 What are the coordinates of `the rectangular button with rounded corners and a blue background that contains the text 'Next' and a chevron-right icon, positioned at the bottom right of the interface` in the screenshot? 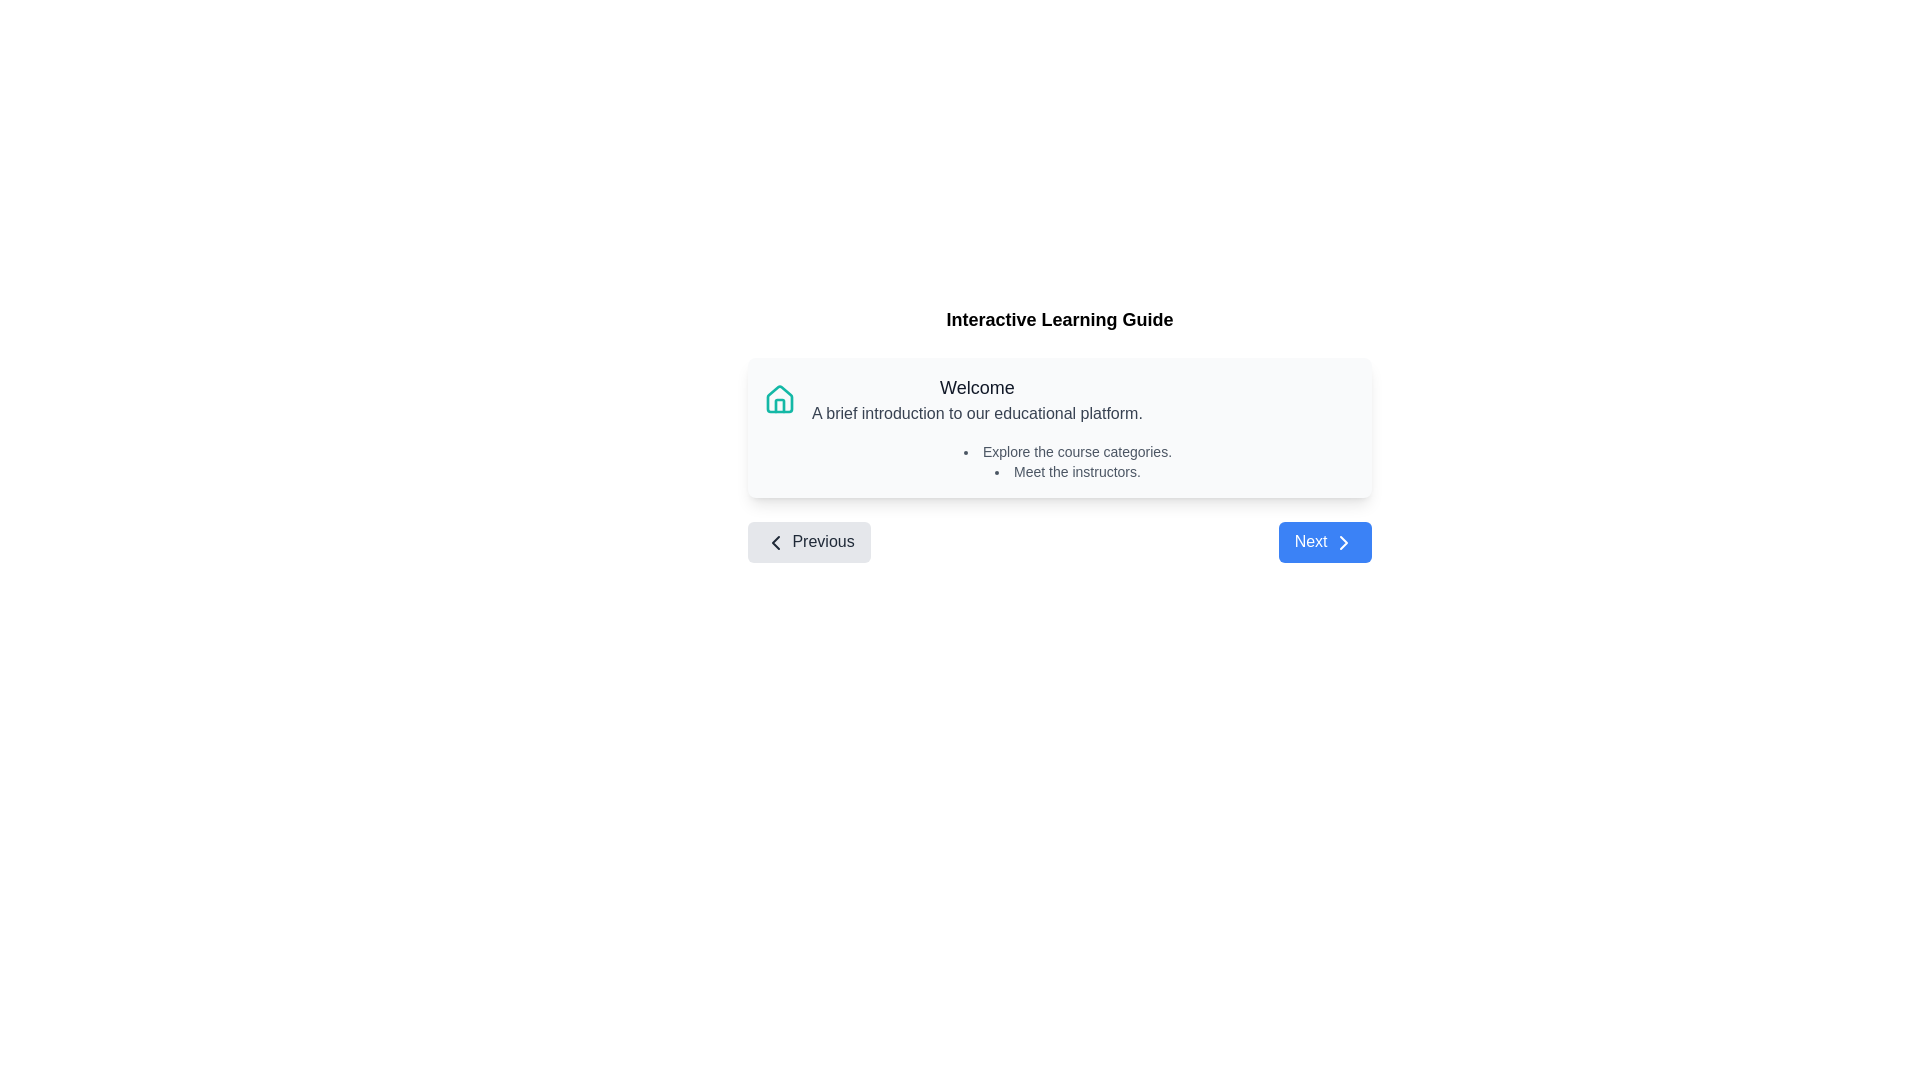 It's located at (1325, 542).